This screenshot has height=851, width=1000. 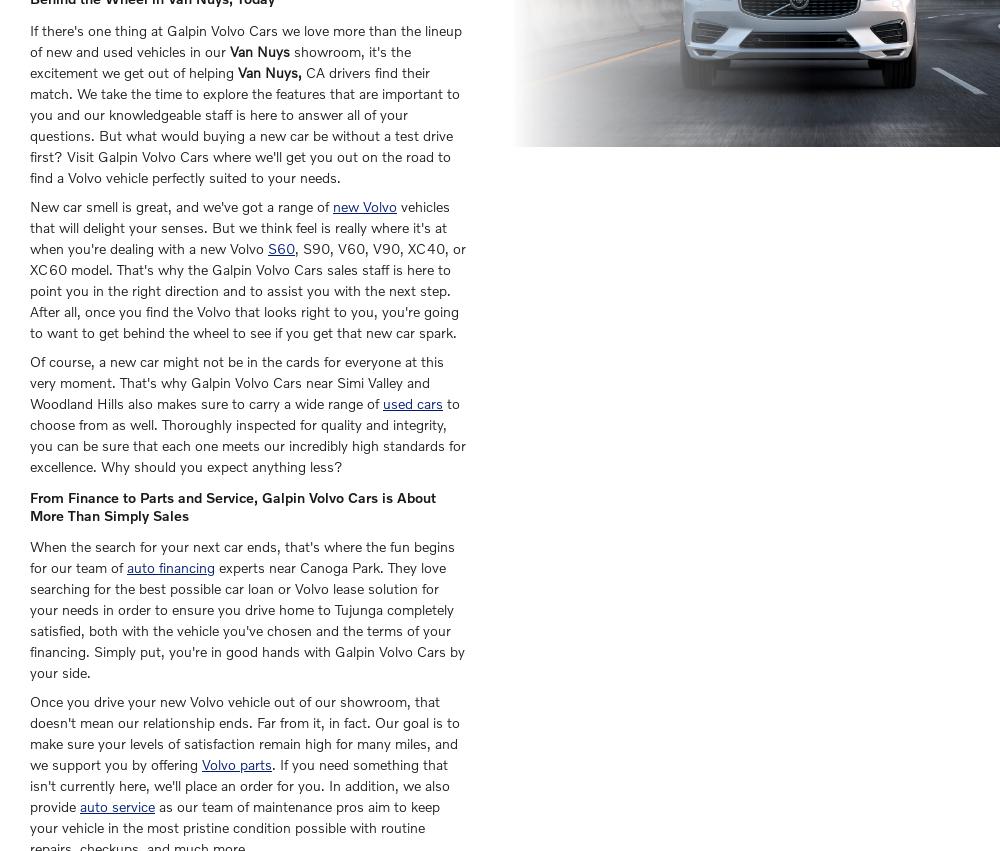 I want to click on 'vehicles that will delight your senses. But we think feel is really where it's at when you're dealing with a new Volvo', so click(x=239, y=227).